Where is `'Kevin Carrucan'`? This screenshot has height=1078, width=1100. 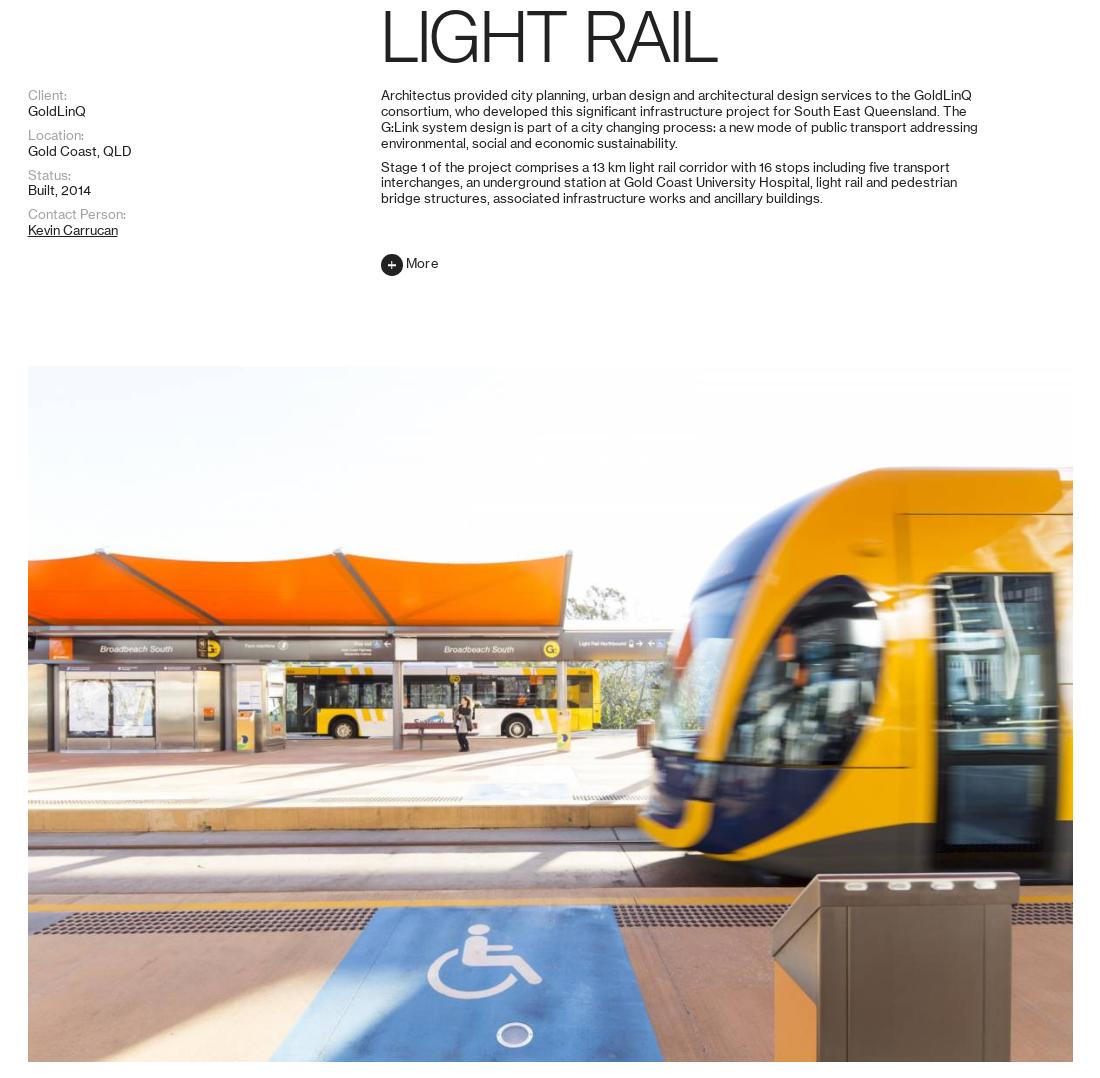
'Kevin Carrucan' is located at coordinates (72, 1022).